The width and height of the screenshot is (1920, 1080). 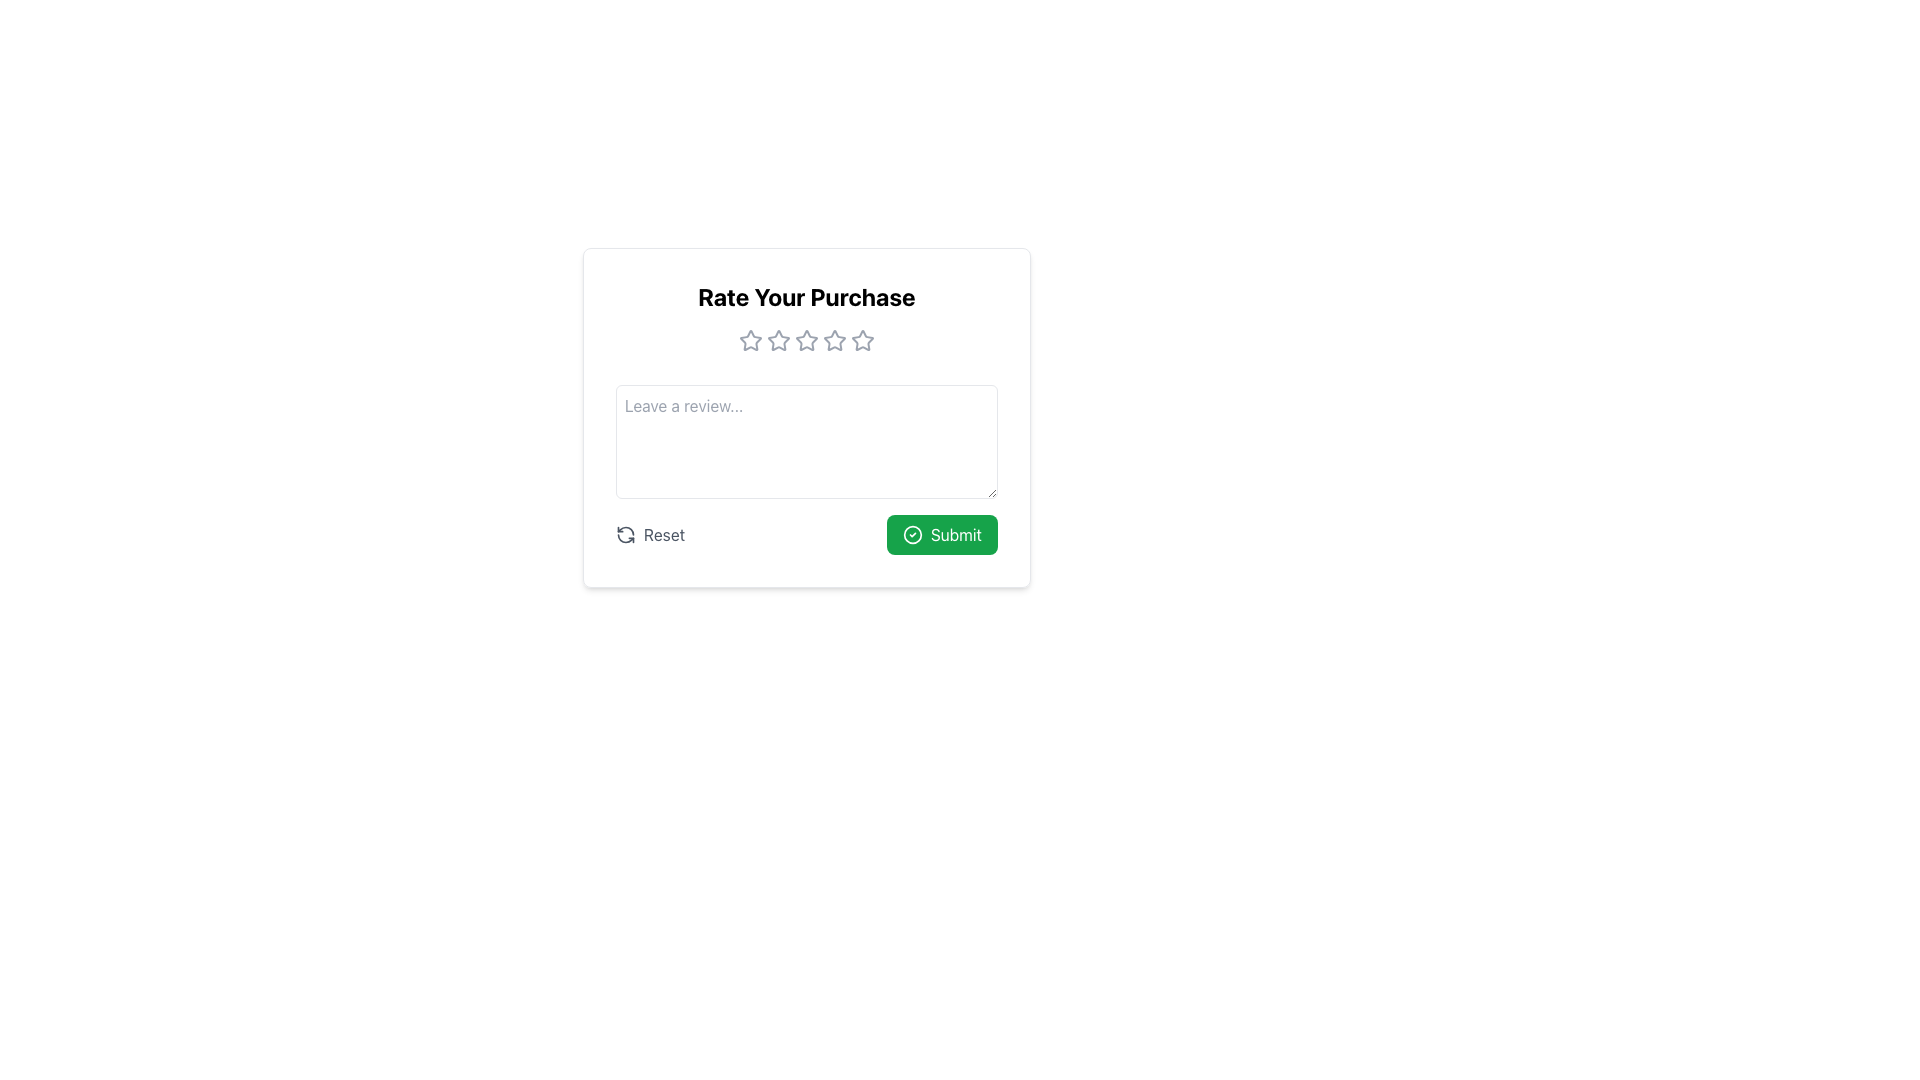 I want to click on the fifth star icon in the 'Rate Your Purchase' section, so click(x=863, y=339).